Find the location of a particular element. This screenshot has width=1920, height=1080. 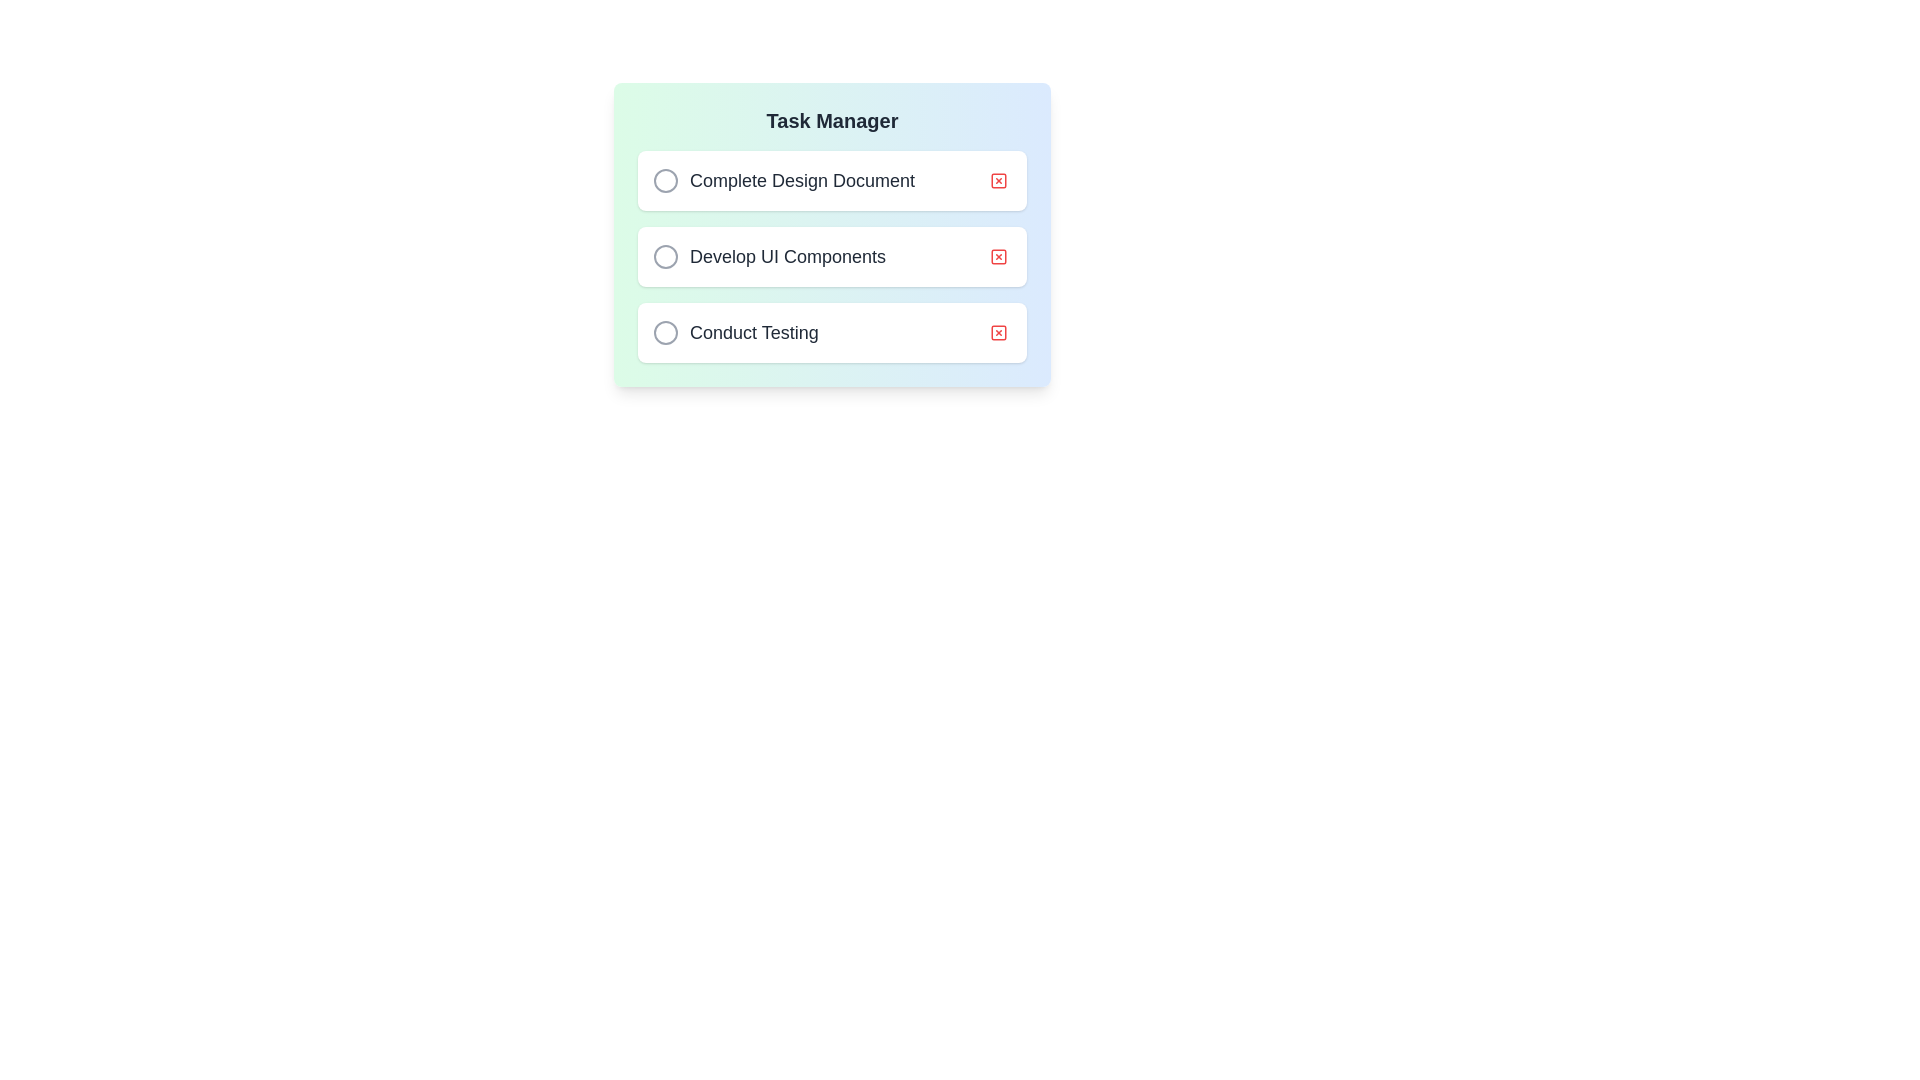

the header text label located at the top-center of the card, which serves as the title indicating the context of the card is located at coordinates (832, 120).